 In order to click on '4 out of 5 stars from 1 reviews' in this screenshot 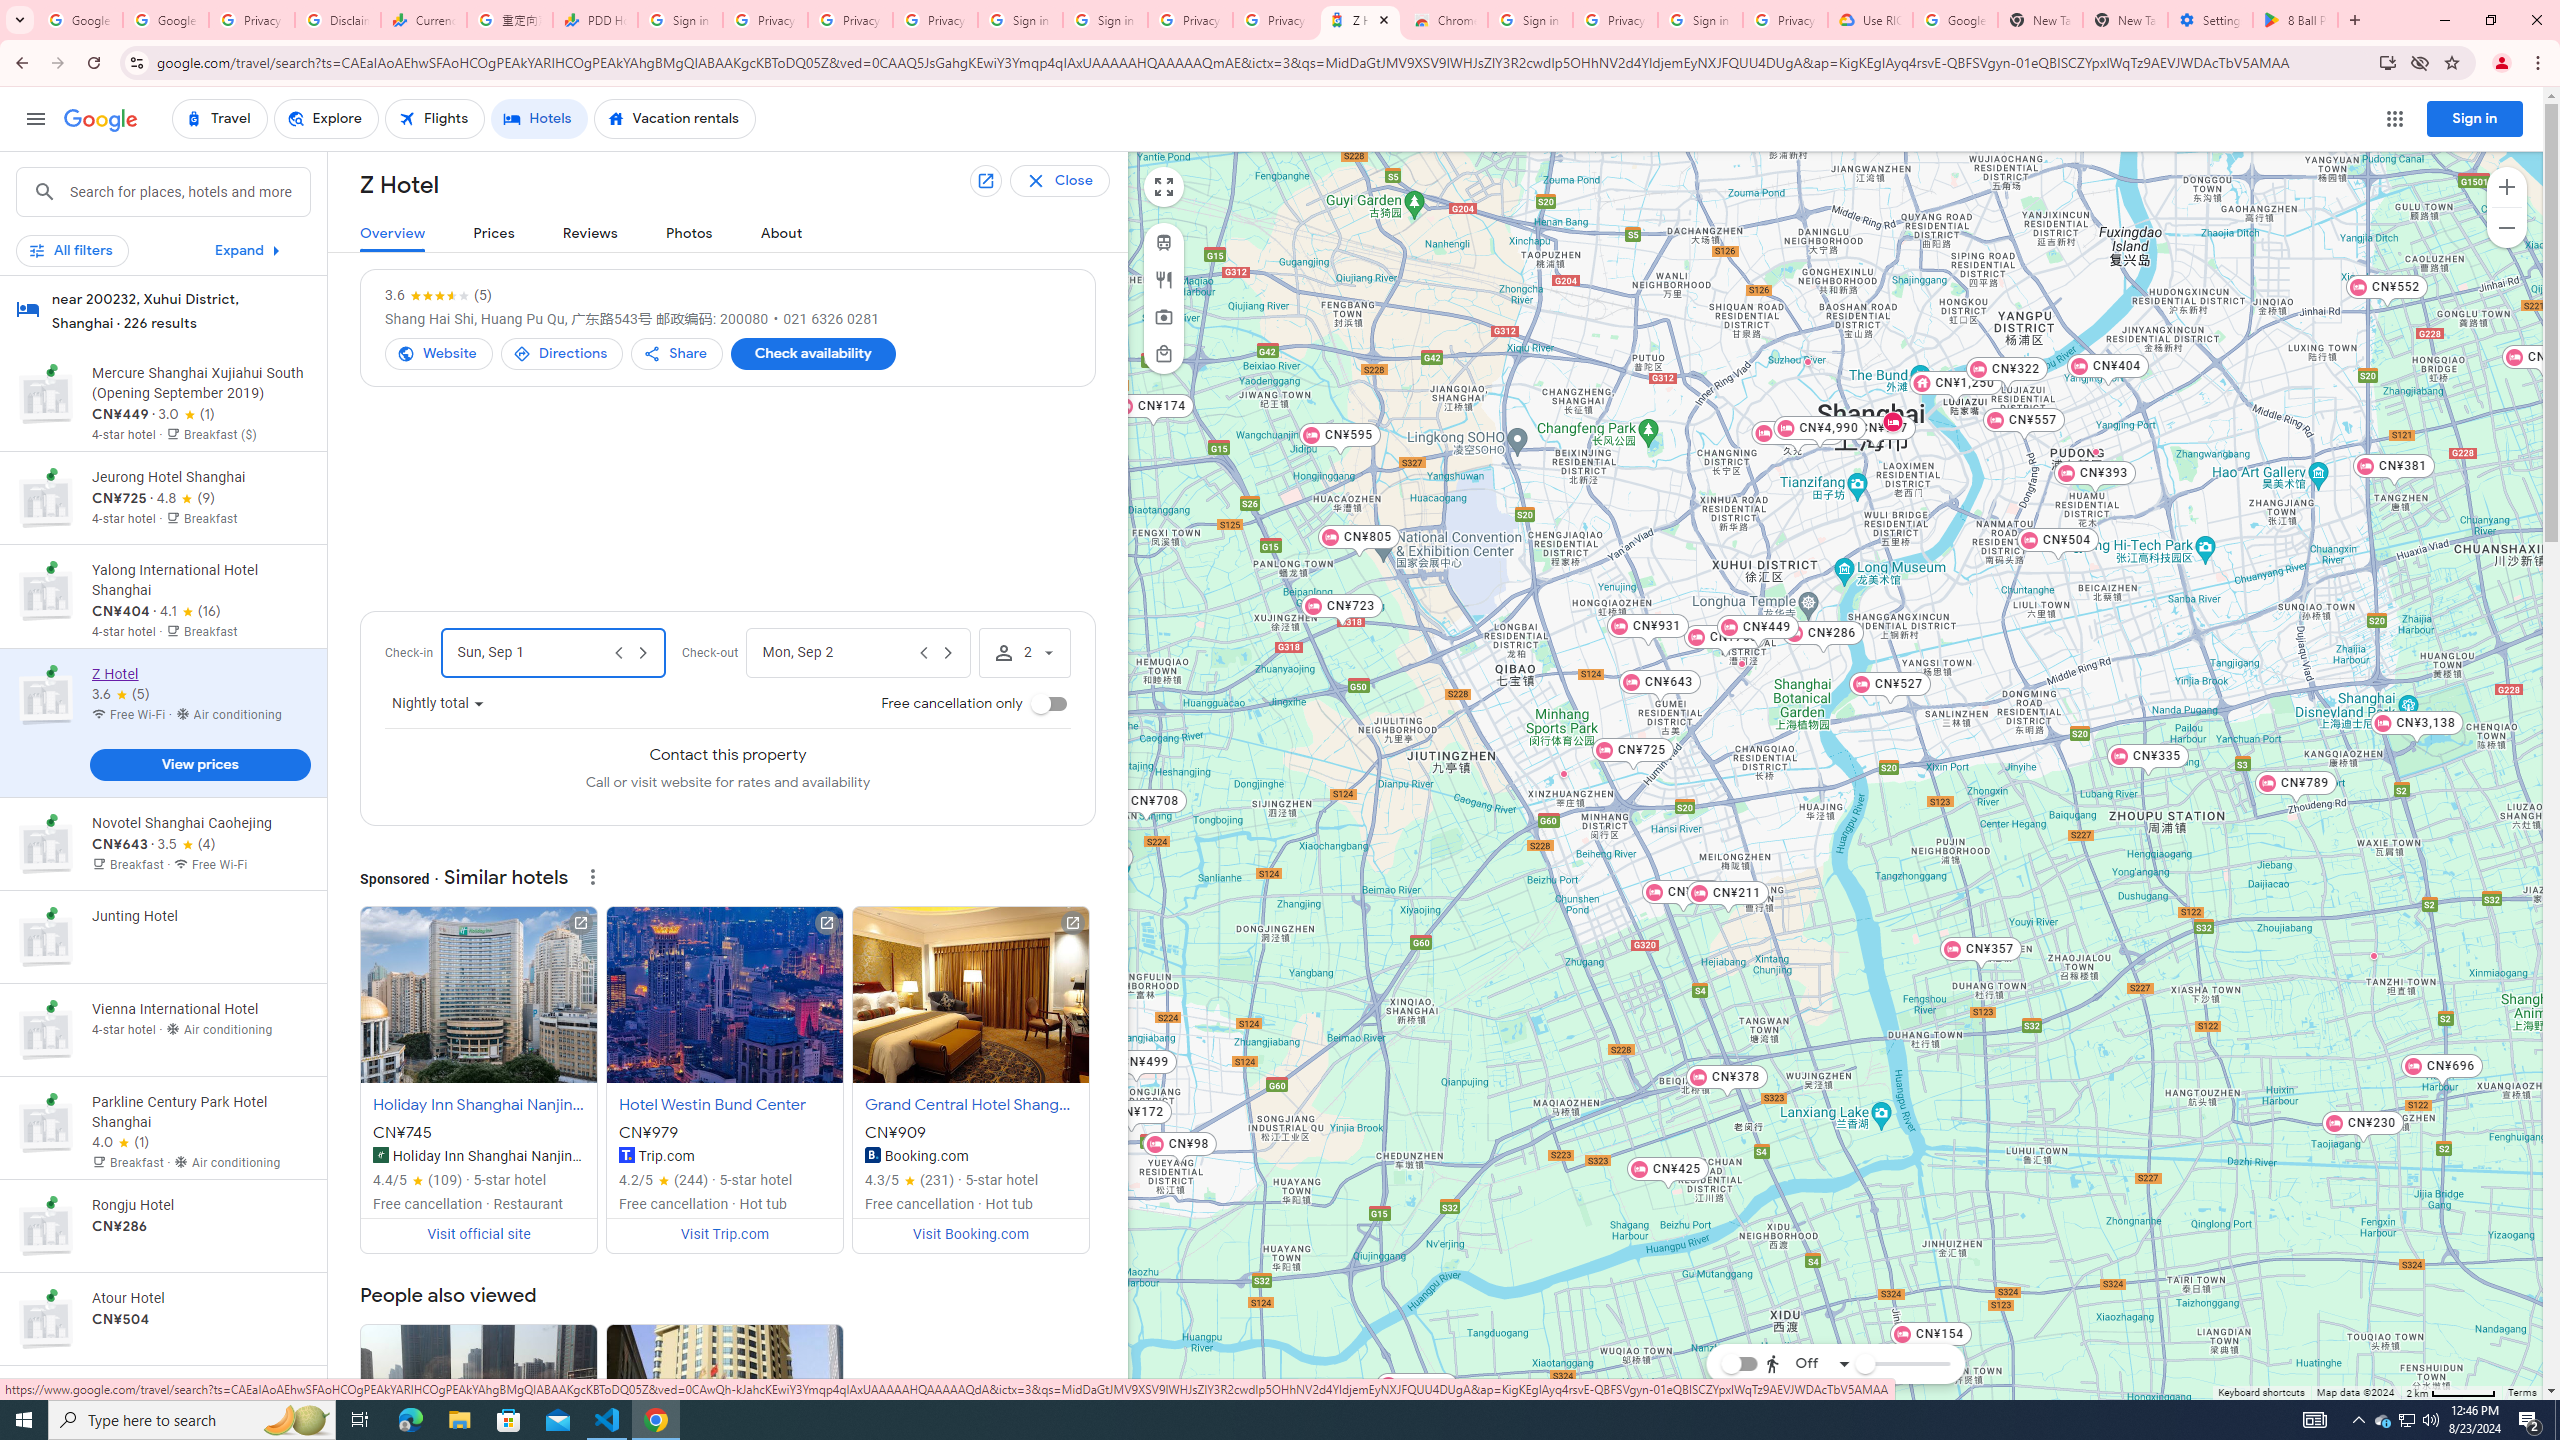, I will do `click(121, 1142)`.